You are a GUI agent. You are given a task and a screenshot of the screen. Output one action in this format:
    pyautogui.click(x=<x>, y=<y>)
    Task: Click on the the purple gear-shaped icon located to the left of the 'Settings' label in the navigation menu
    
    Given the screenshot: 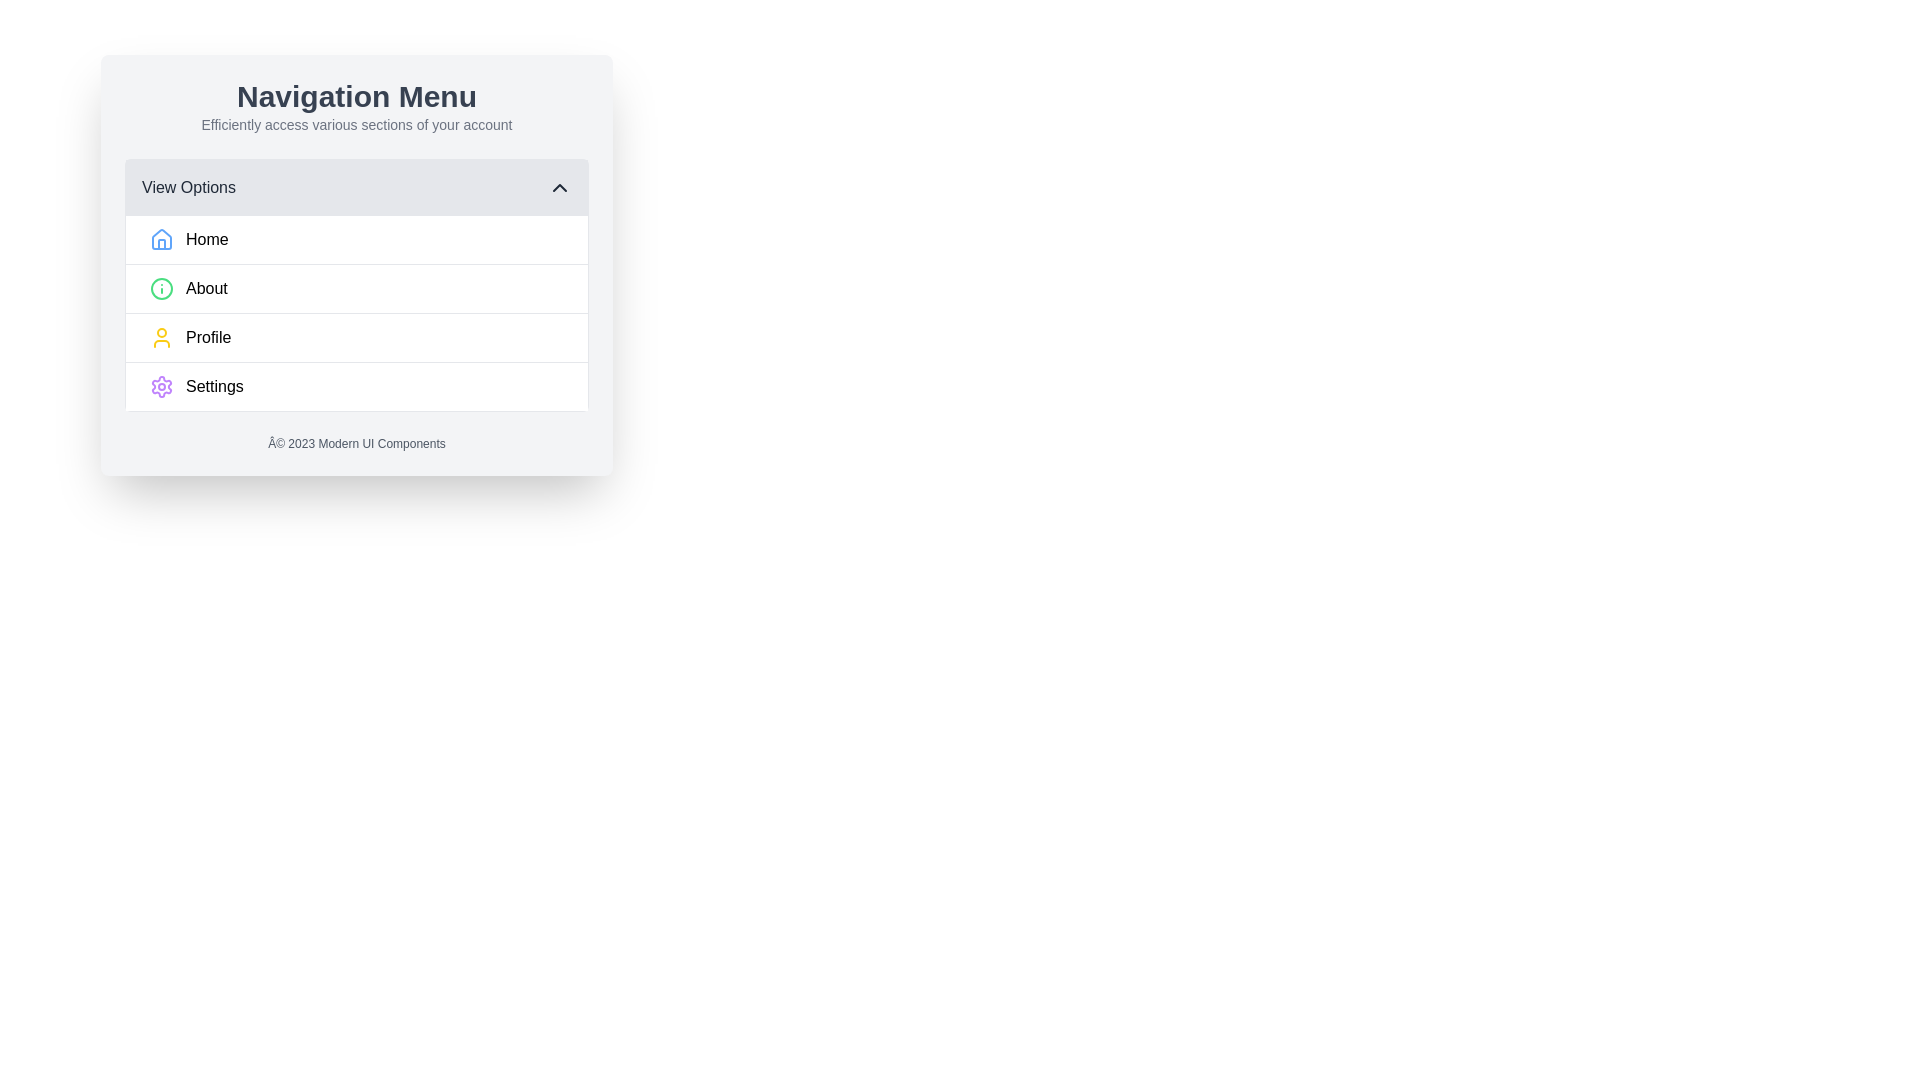 What is the action you would take?
    pyautogui.click(x=162, y=386)
    